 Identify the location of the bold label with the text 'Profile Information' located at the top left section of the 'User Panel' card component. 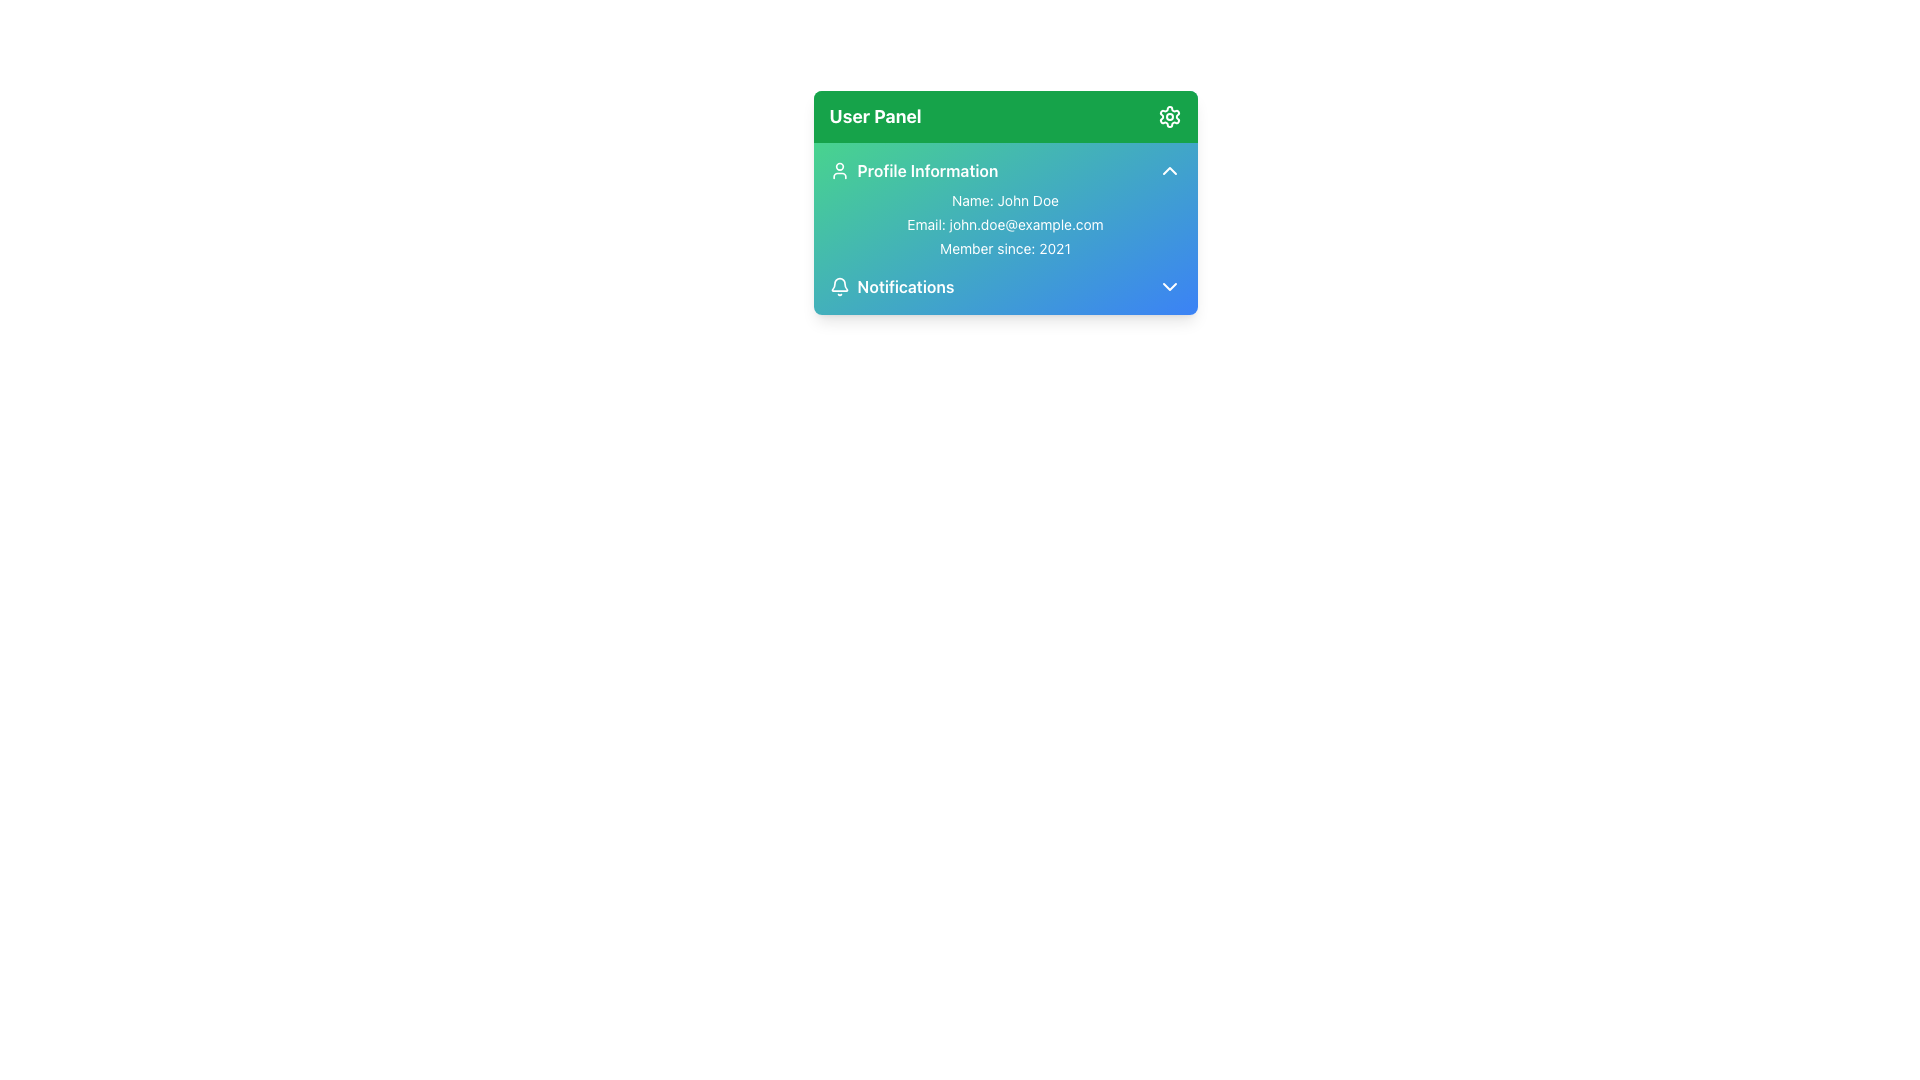
(912, 169).